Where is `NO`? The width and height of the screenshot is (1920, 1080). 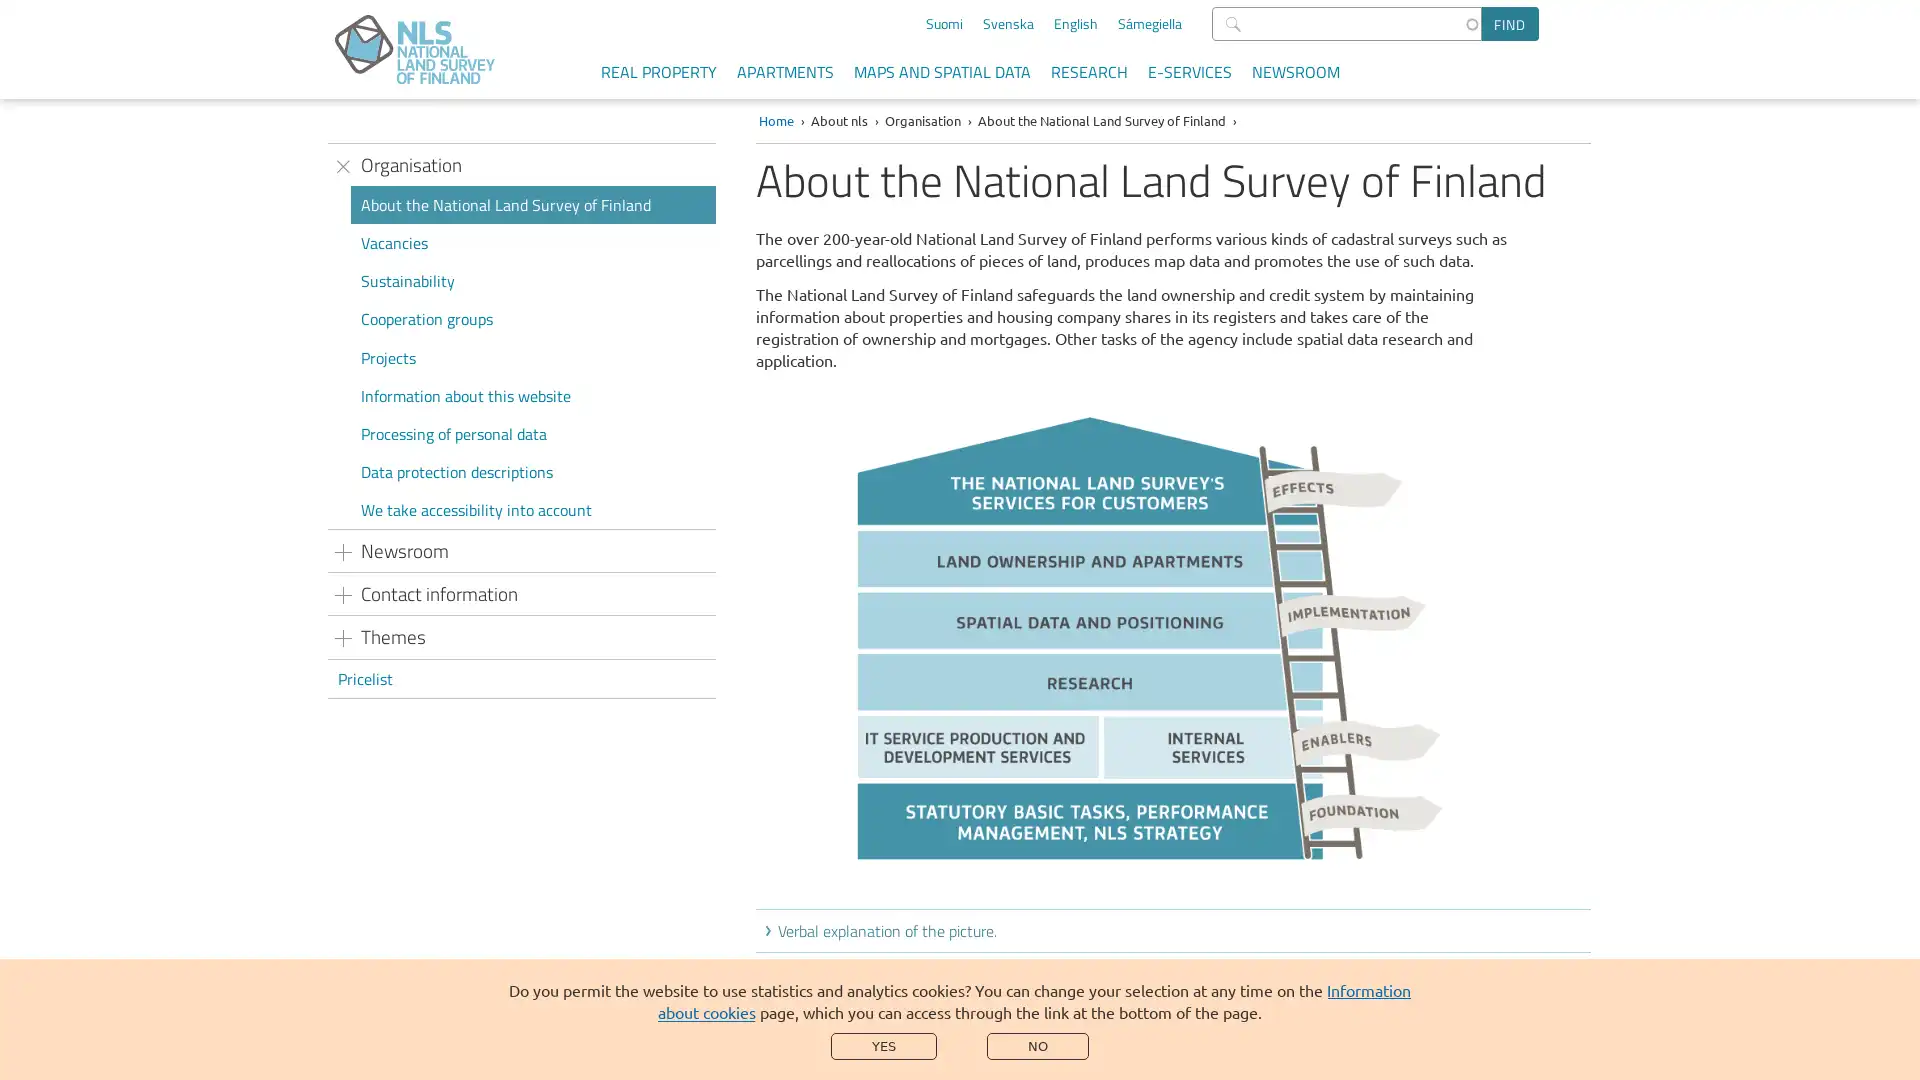
NO is located at coordinates (1037, 1045).